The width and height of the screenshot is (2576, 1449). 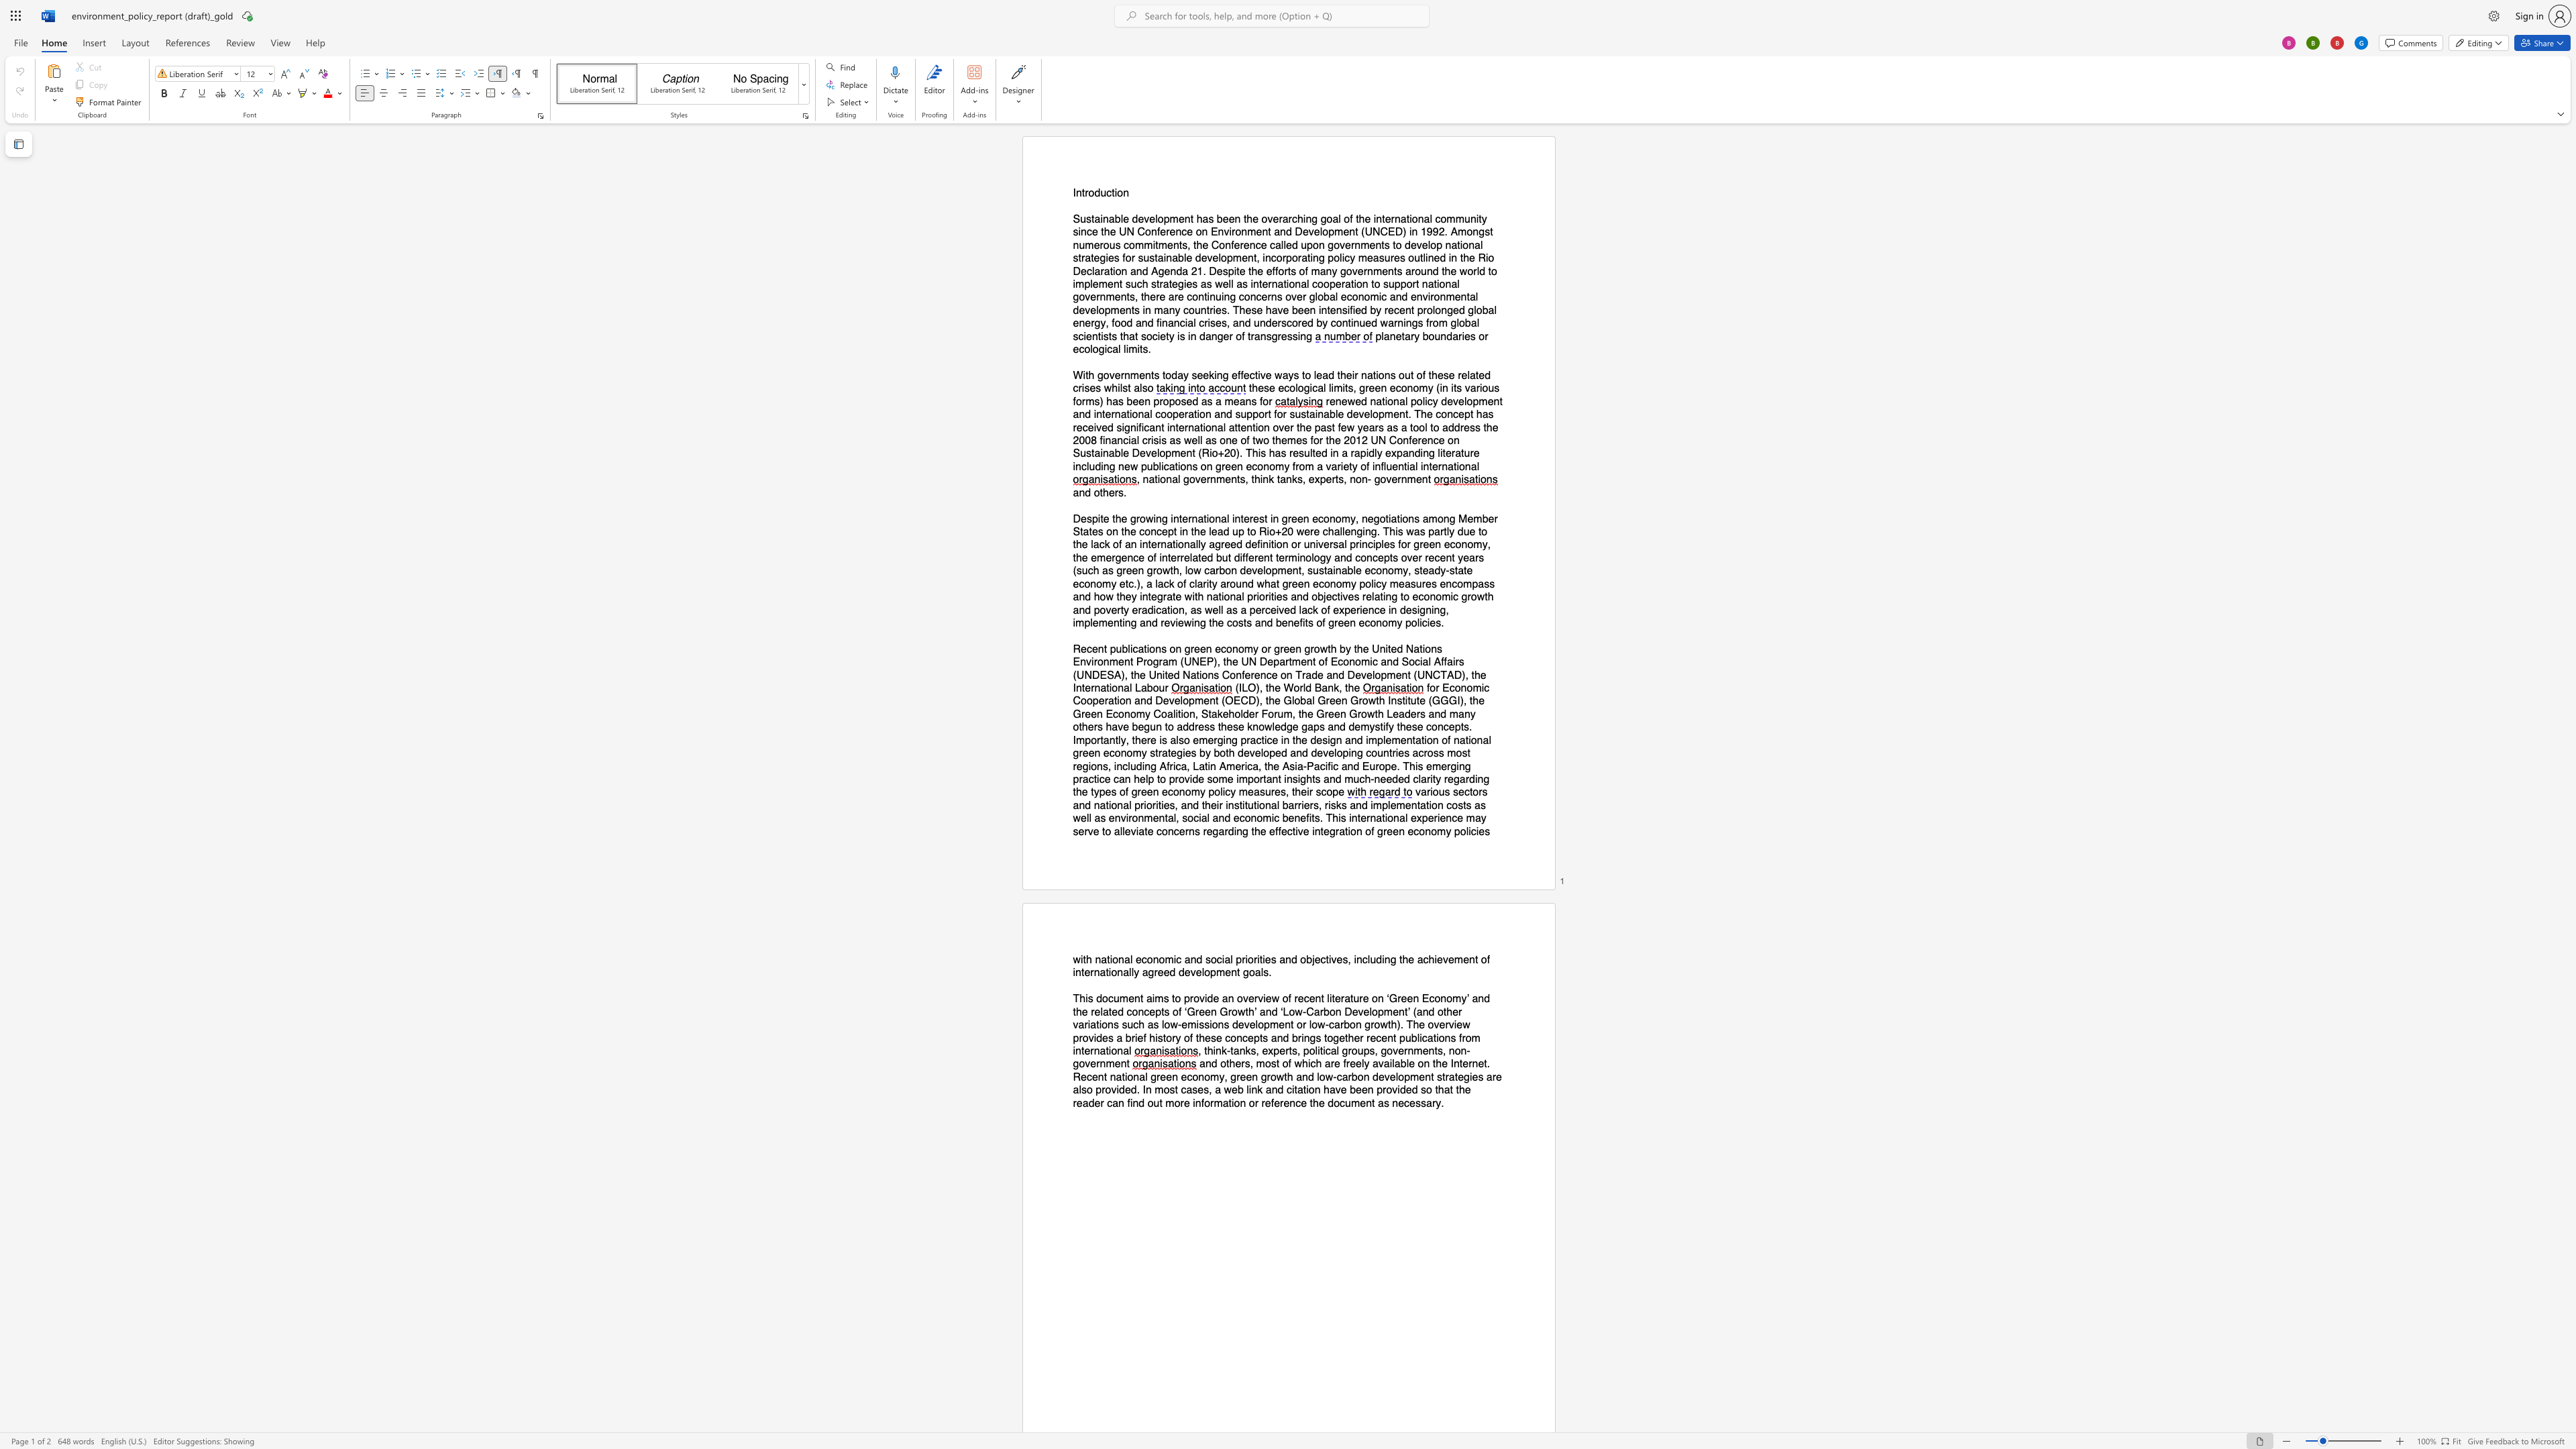 I want to click on the 5th character "o" in the text, so click(x=1148, y=335).